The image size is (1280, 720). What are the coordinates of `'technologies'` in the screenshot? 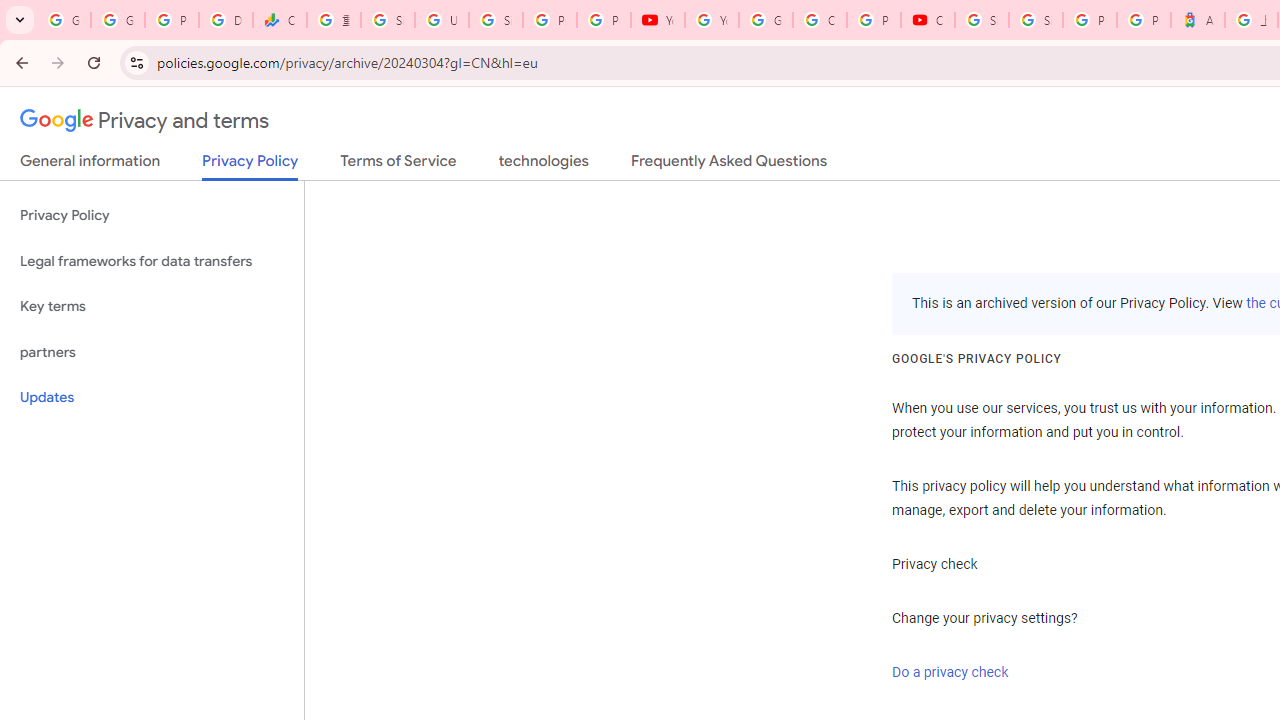 It's located at (543, 164).